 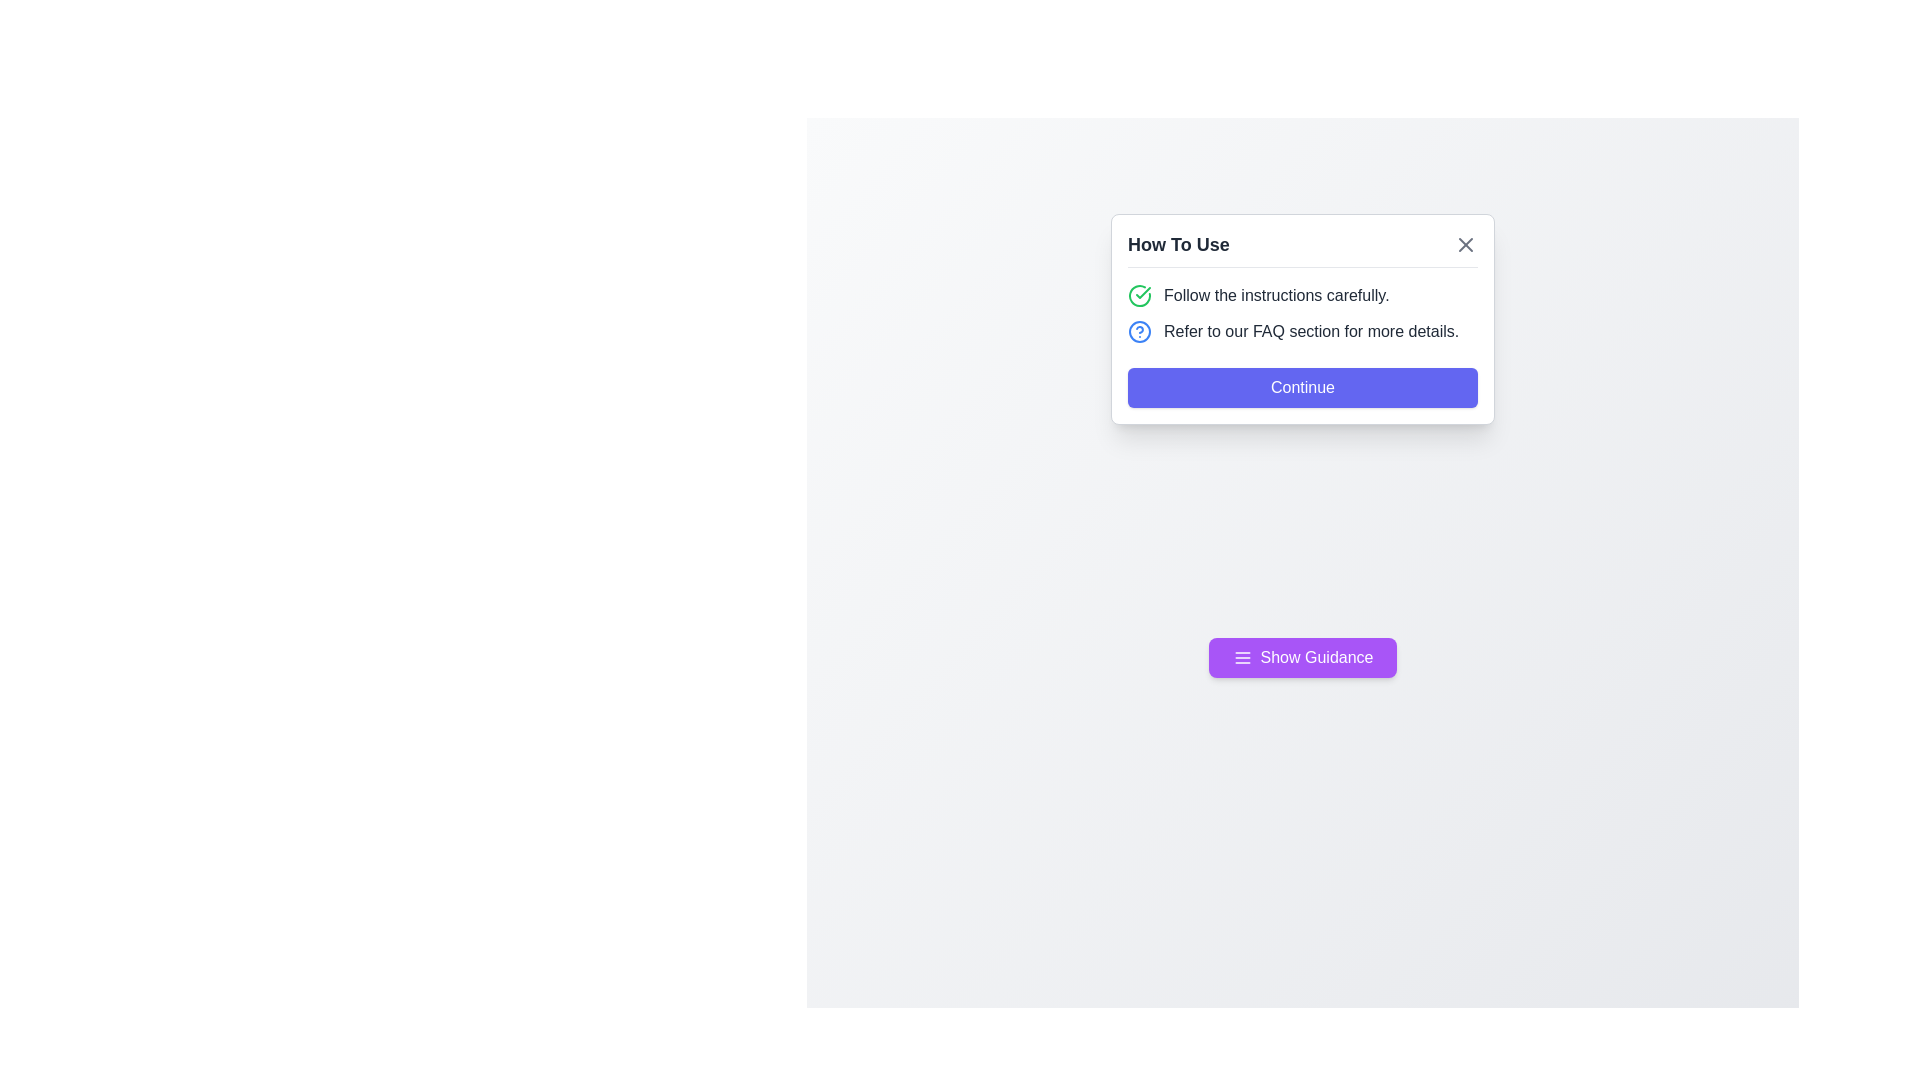 I want to click on the diagonal cross (X) shaped vector icon in the top-right corner of the 'How to Use' modal, so click(x=1465, y=244).